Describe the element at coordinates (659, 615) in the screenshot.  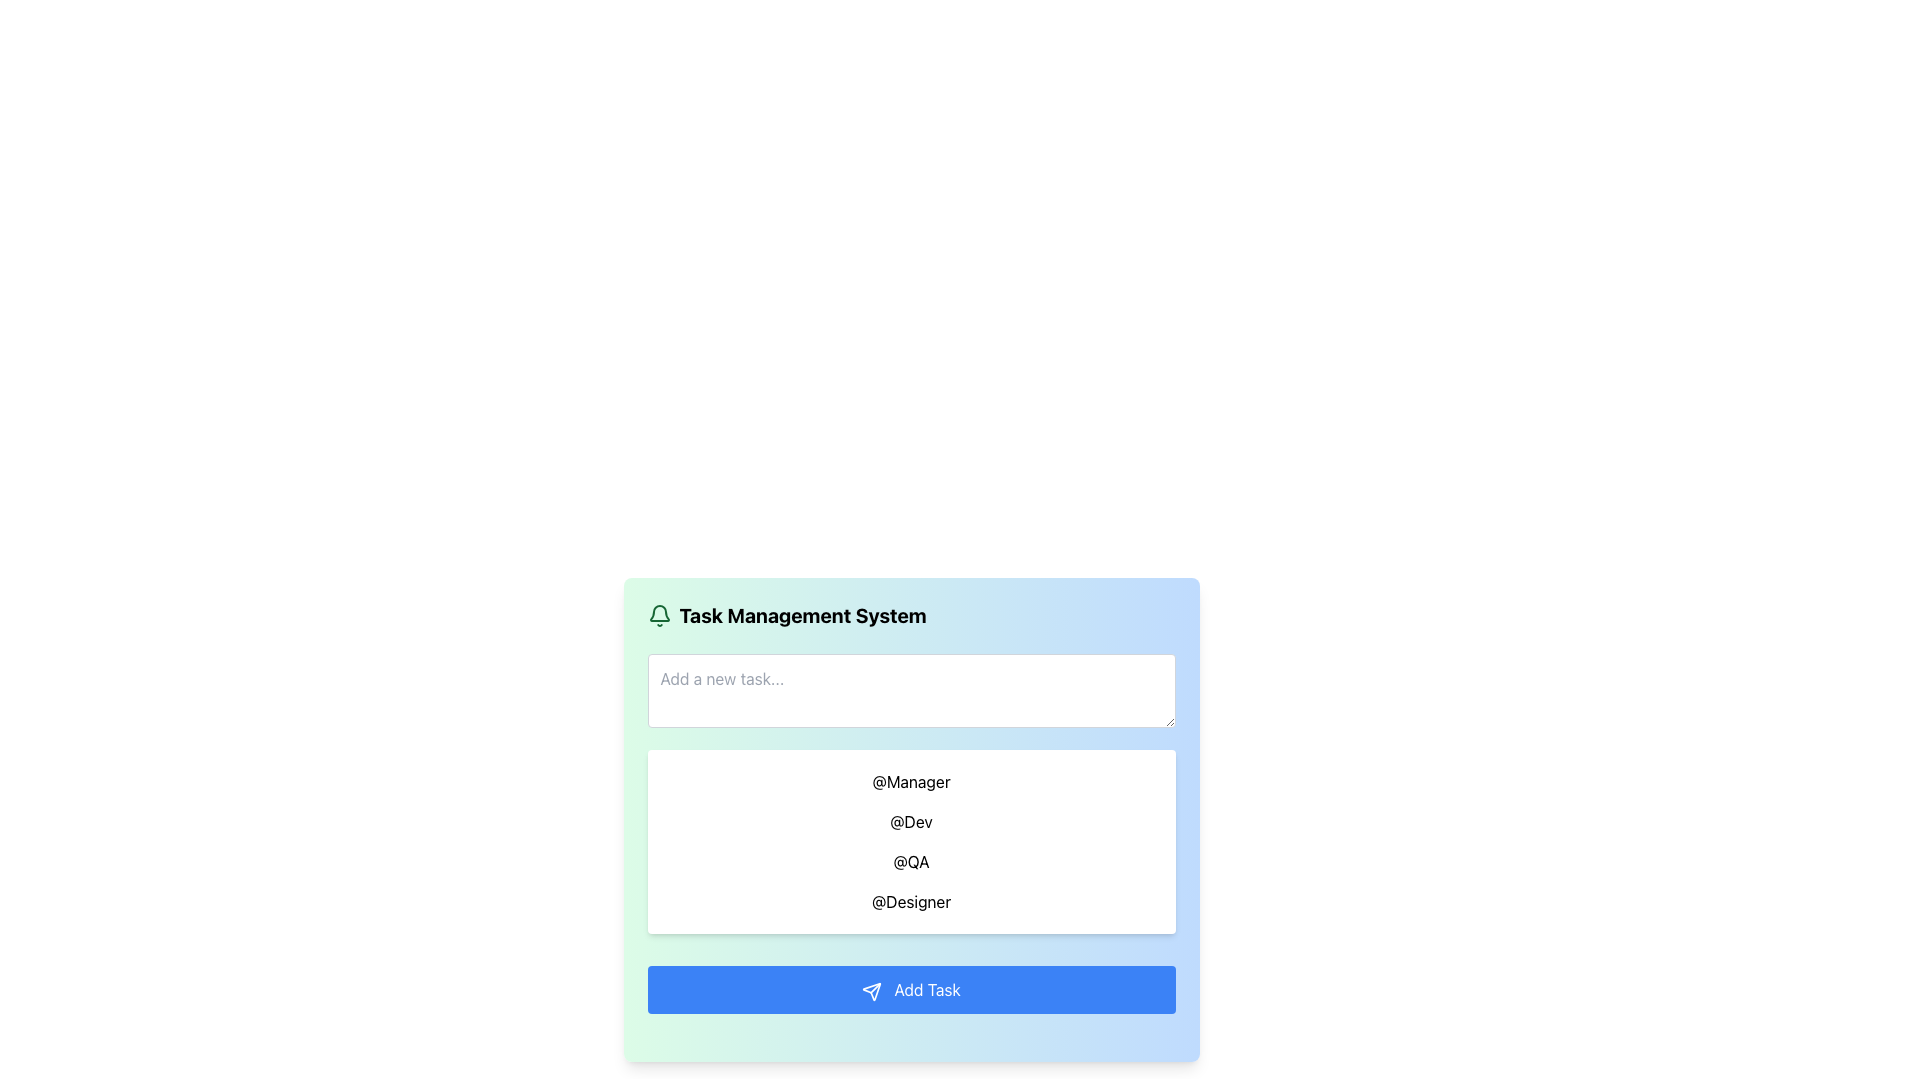
I see `the notification icon located to the left of the 'Task Management System' text in the header section of the card component` at that location.